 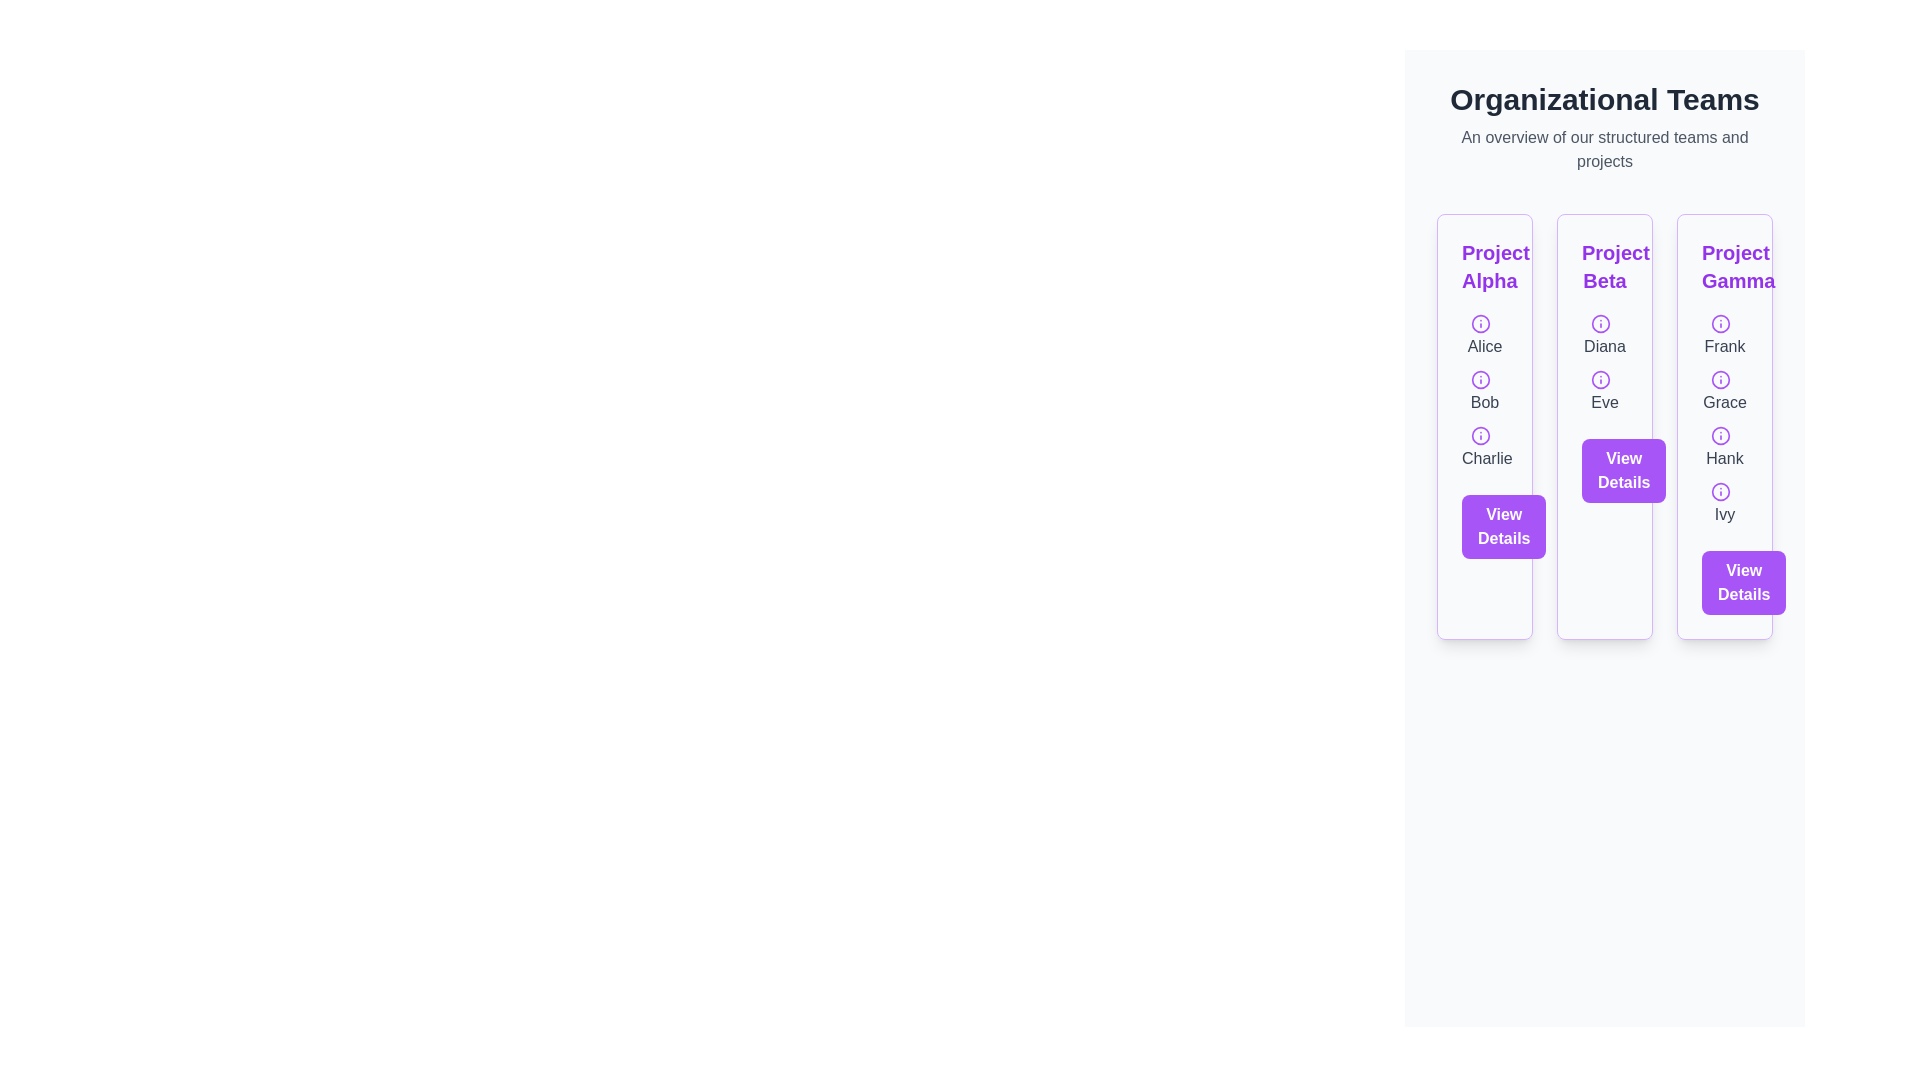 I want to click on text label that displays 'An overview of our structured teams and projects.' located below the heading 'Organizational Teams', so click(x=1604, y=149).